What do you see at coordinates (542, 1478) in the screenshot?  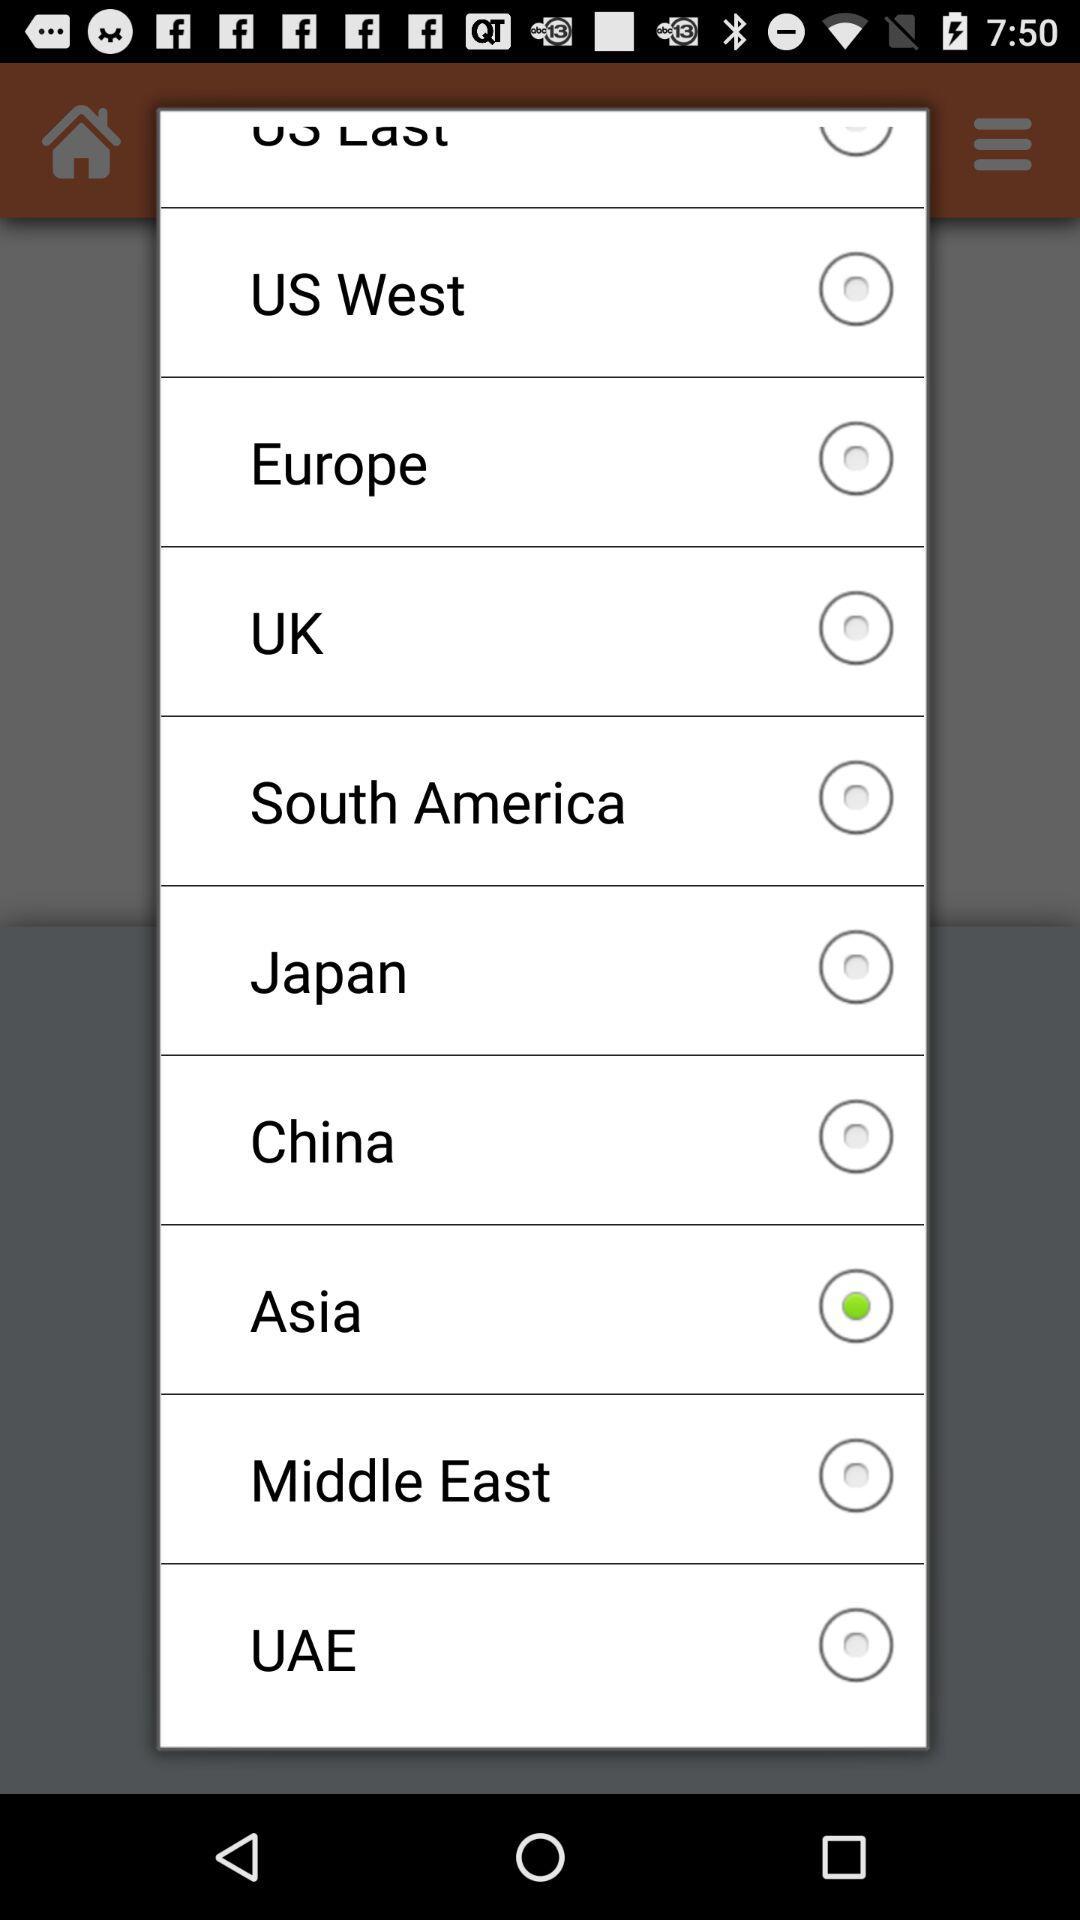 I see `the item below the     asia item` at bounding box center [542, 1478].